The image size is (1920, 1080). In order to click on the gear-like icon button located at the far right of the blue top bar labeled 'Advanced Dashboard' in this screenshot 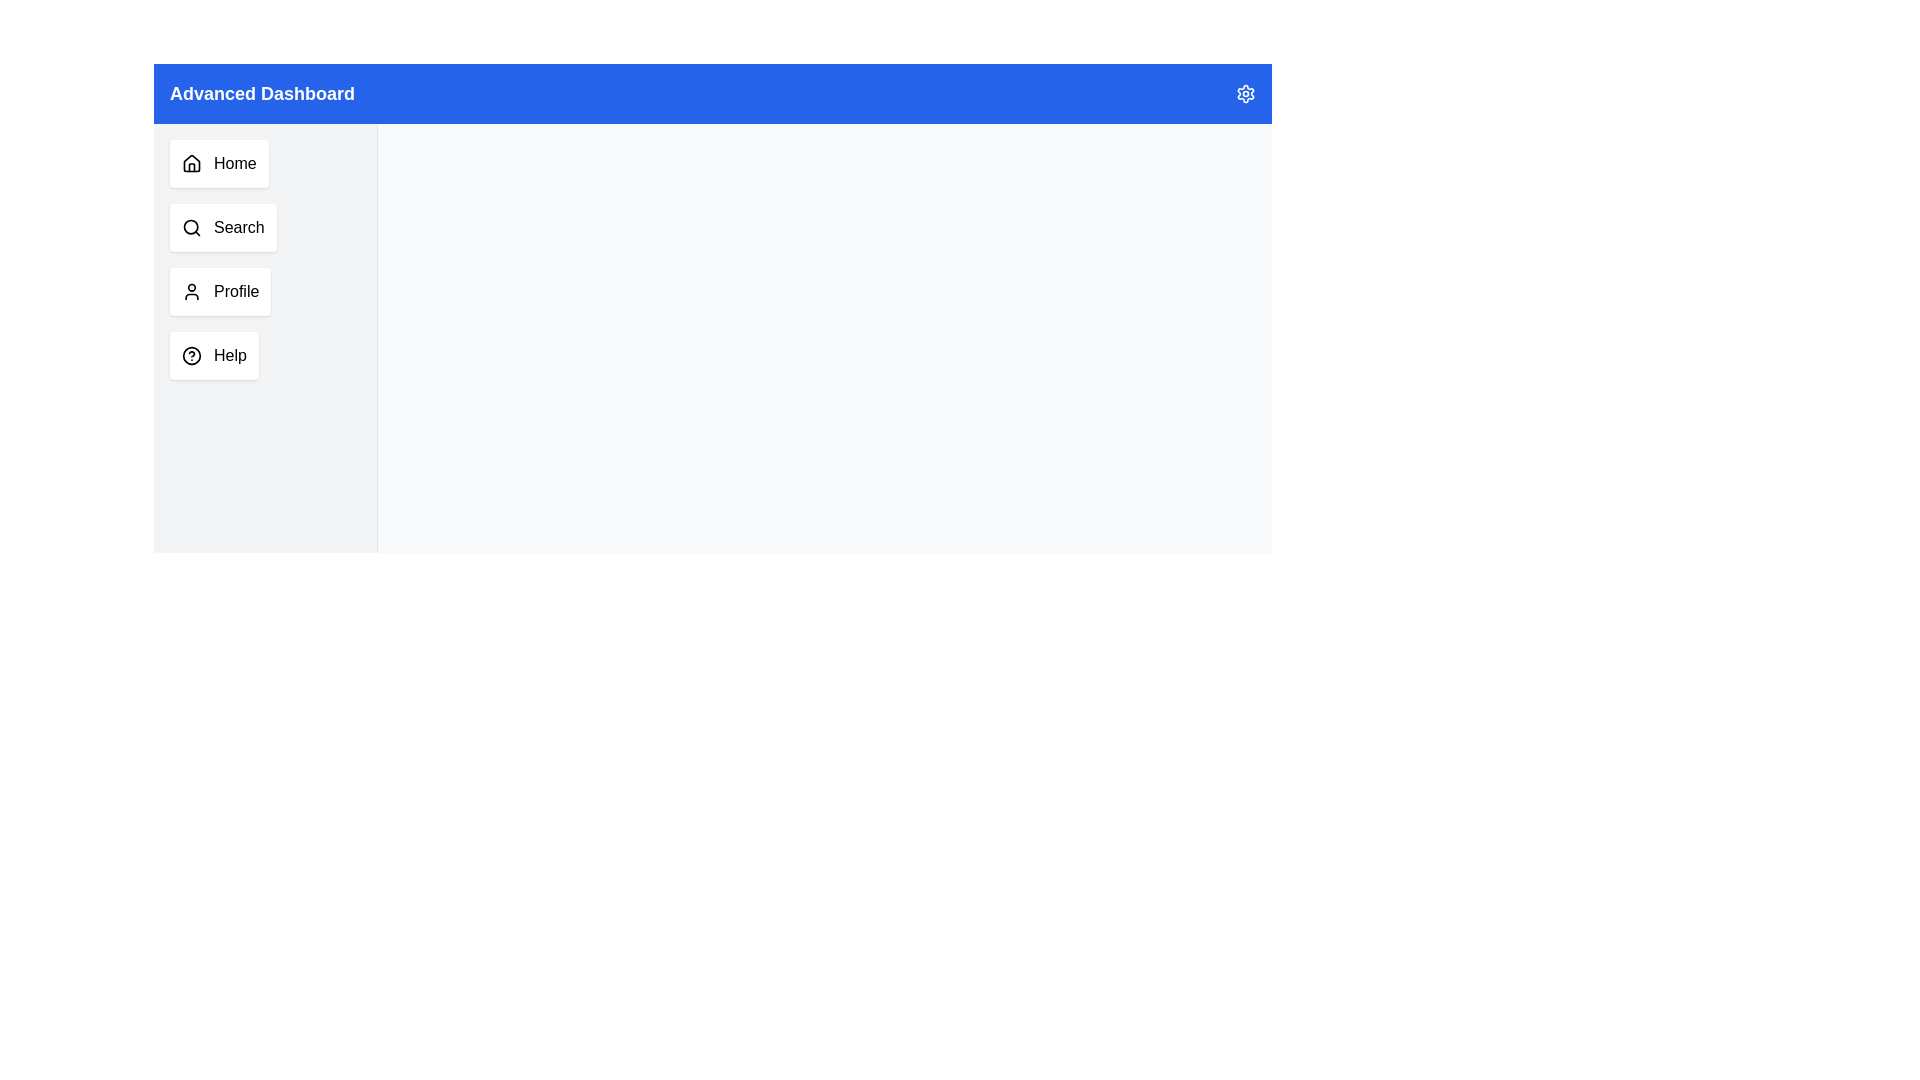, I will do `click(1245, 93)`.